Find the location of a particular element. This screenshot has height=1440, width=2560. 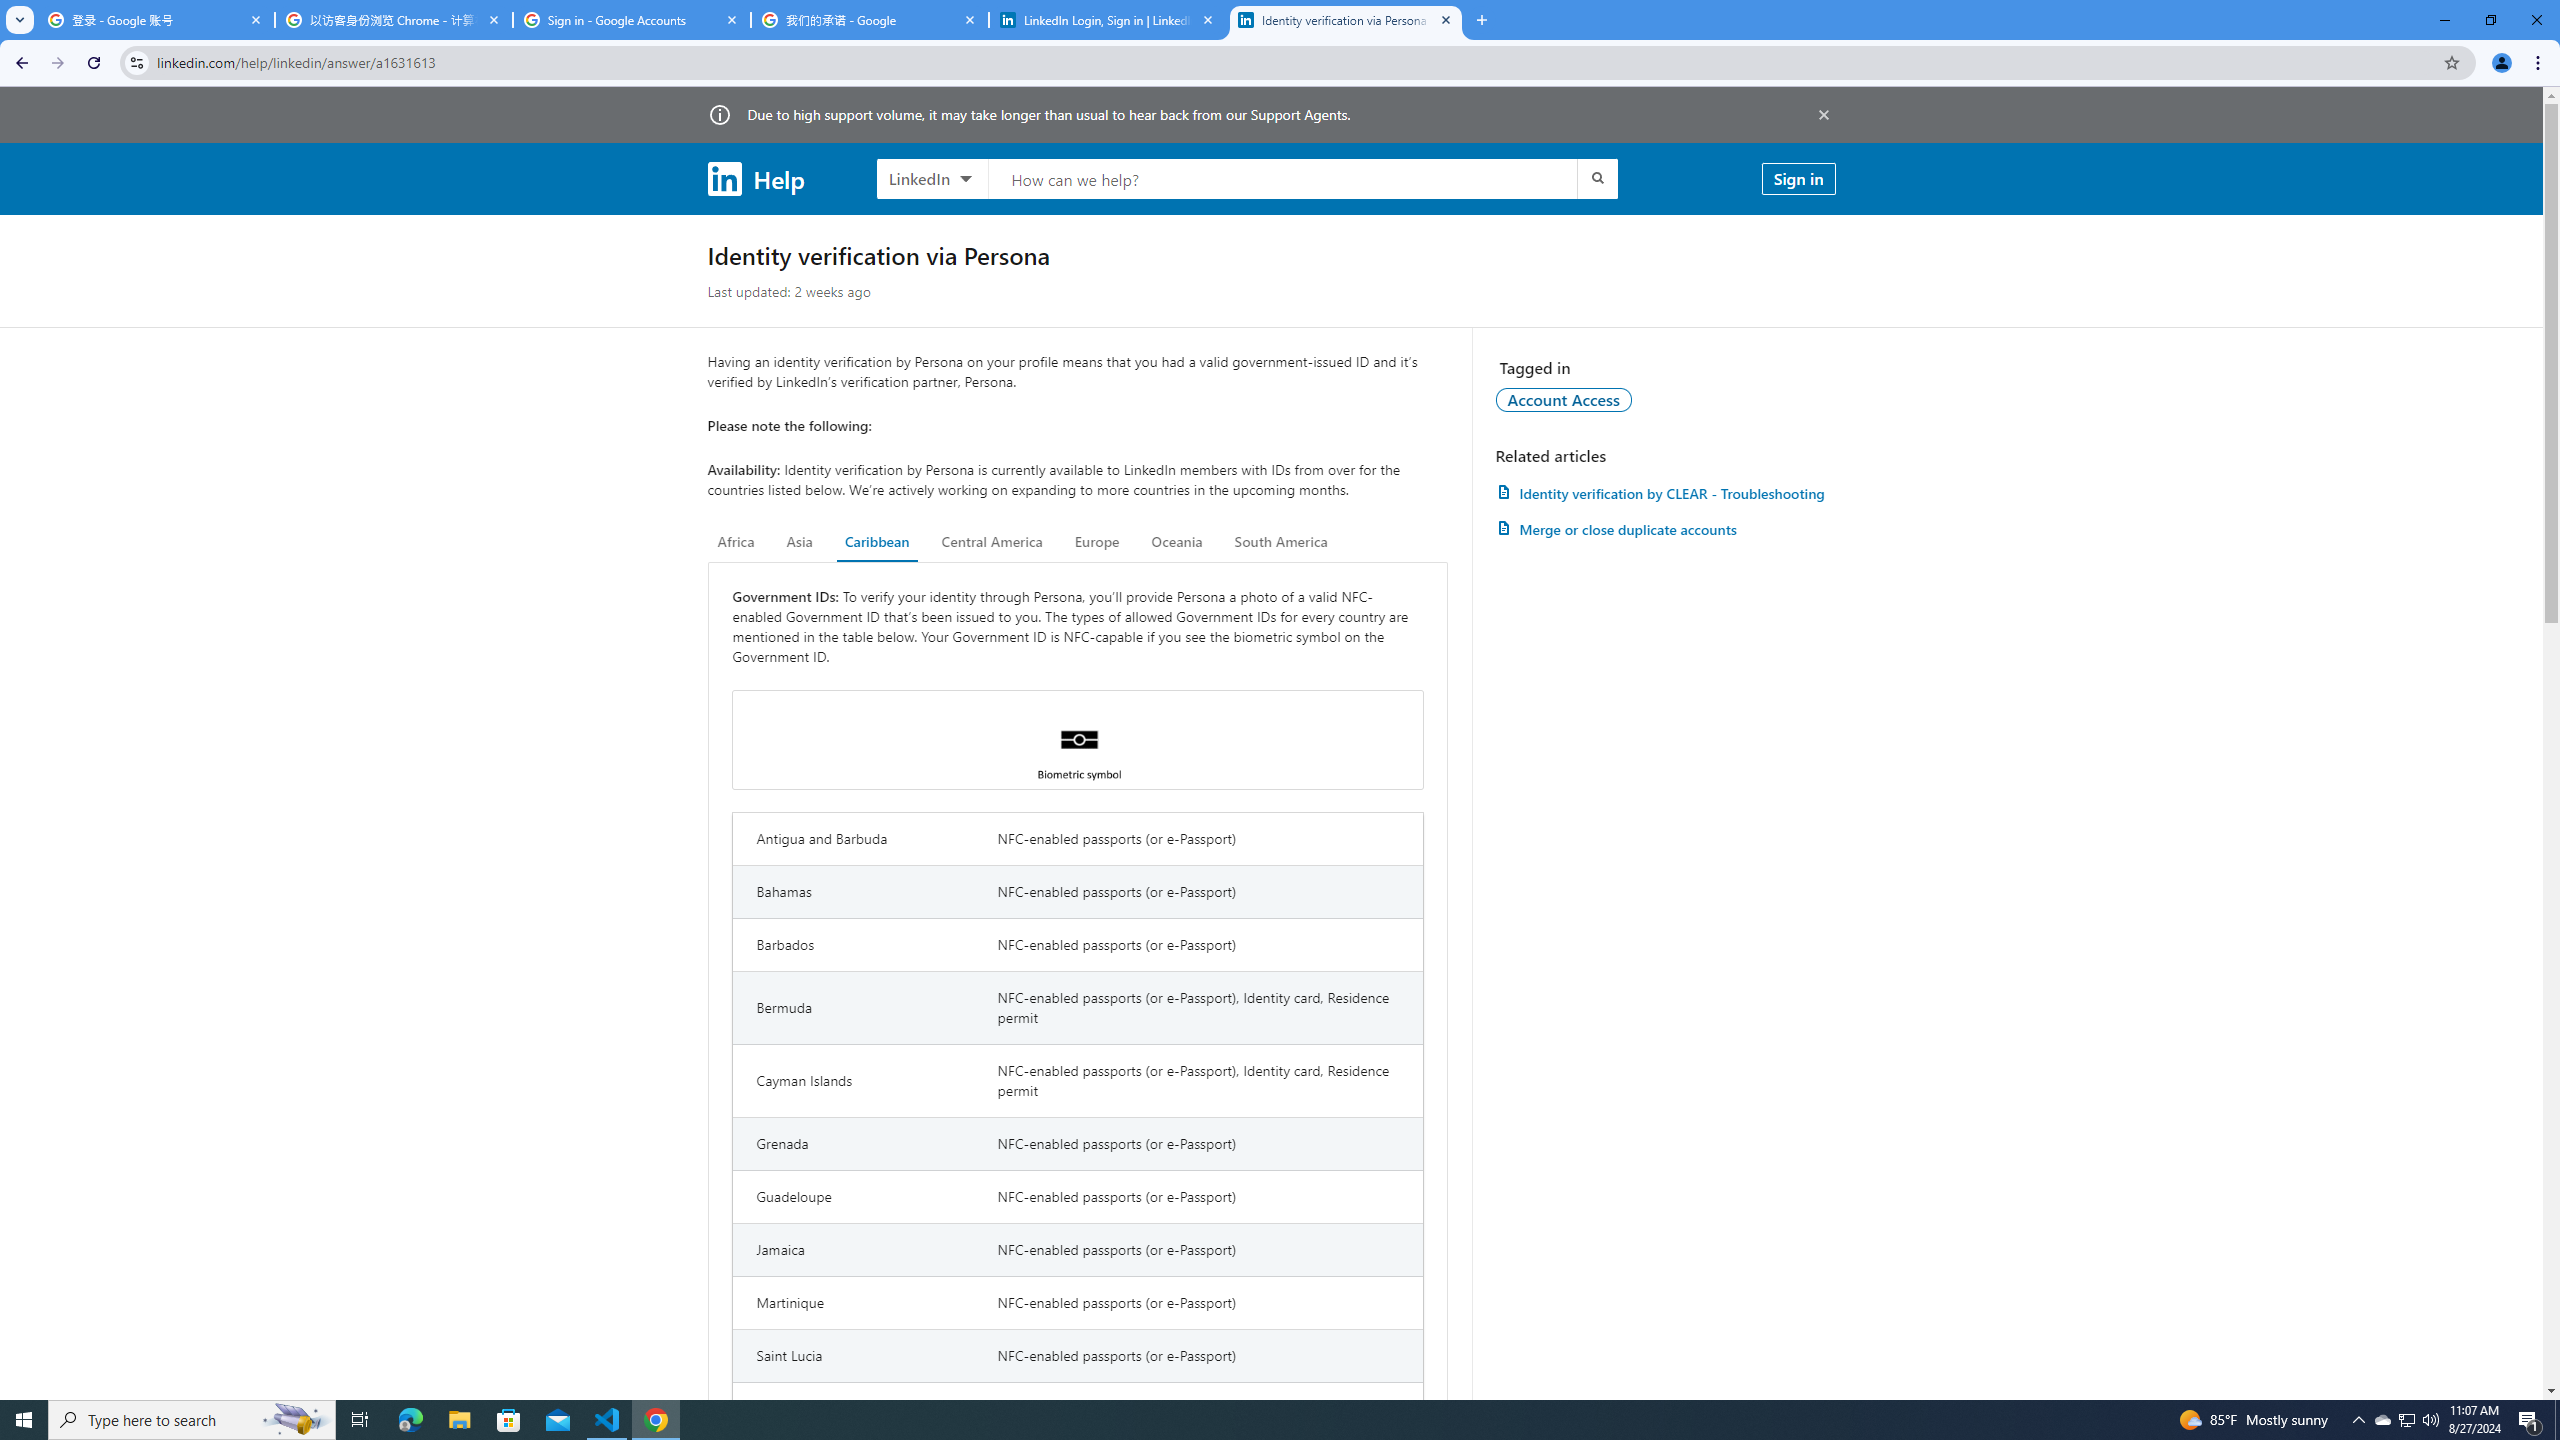

'South America' is located at coordinates (1280, 541).